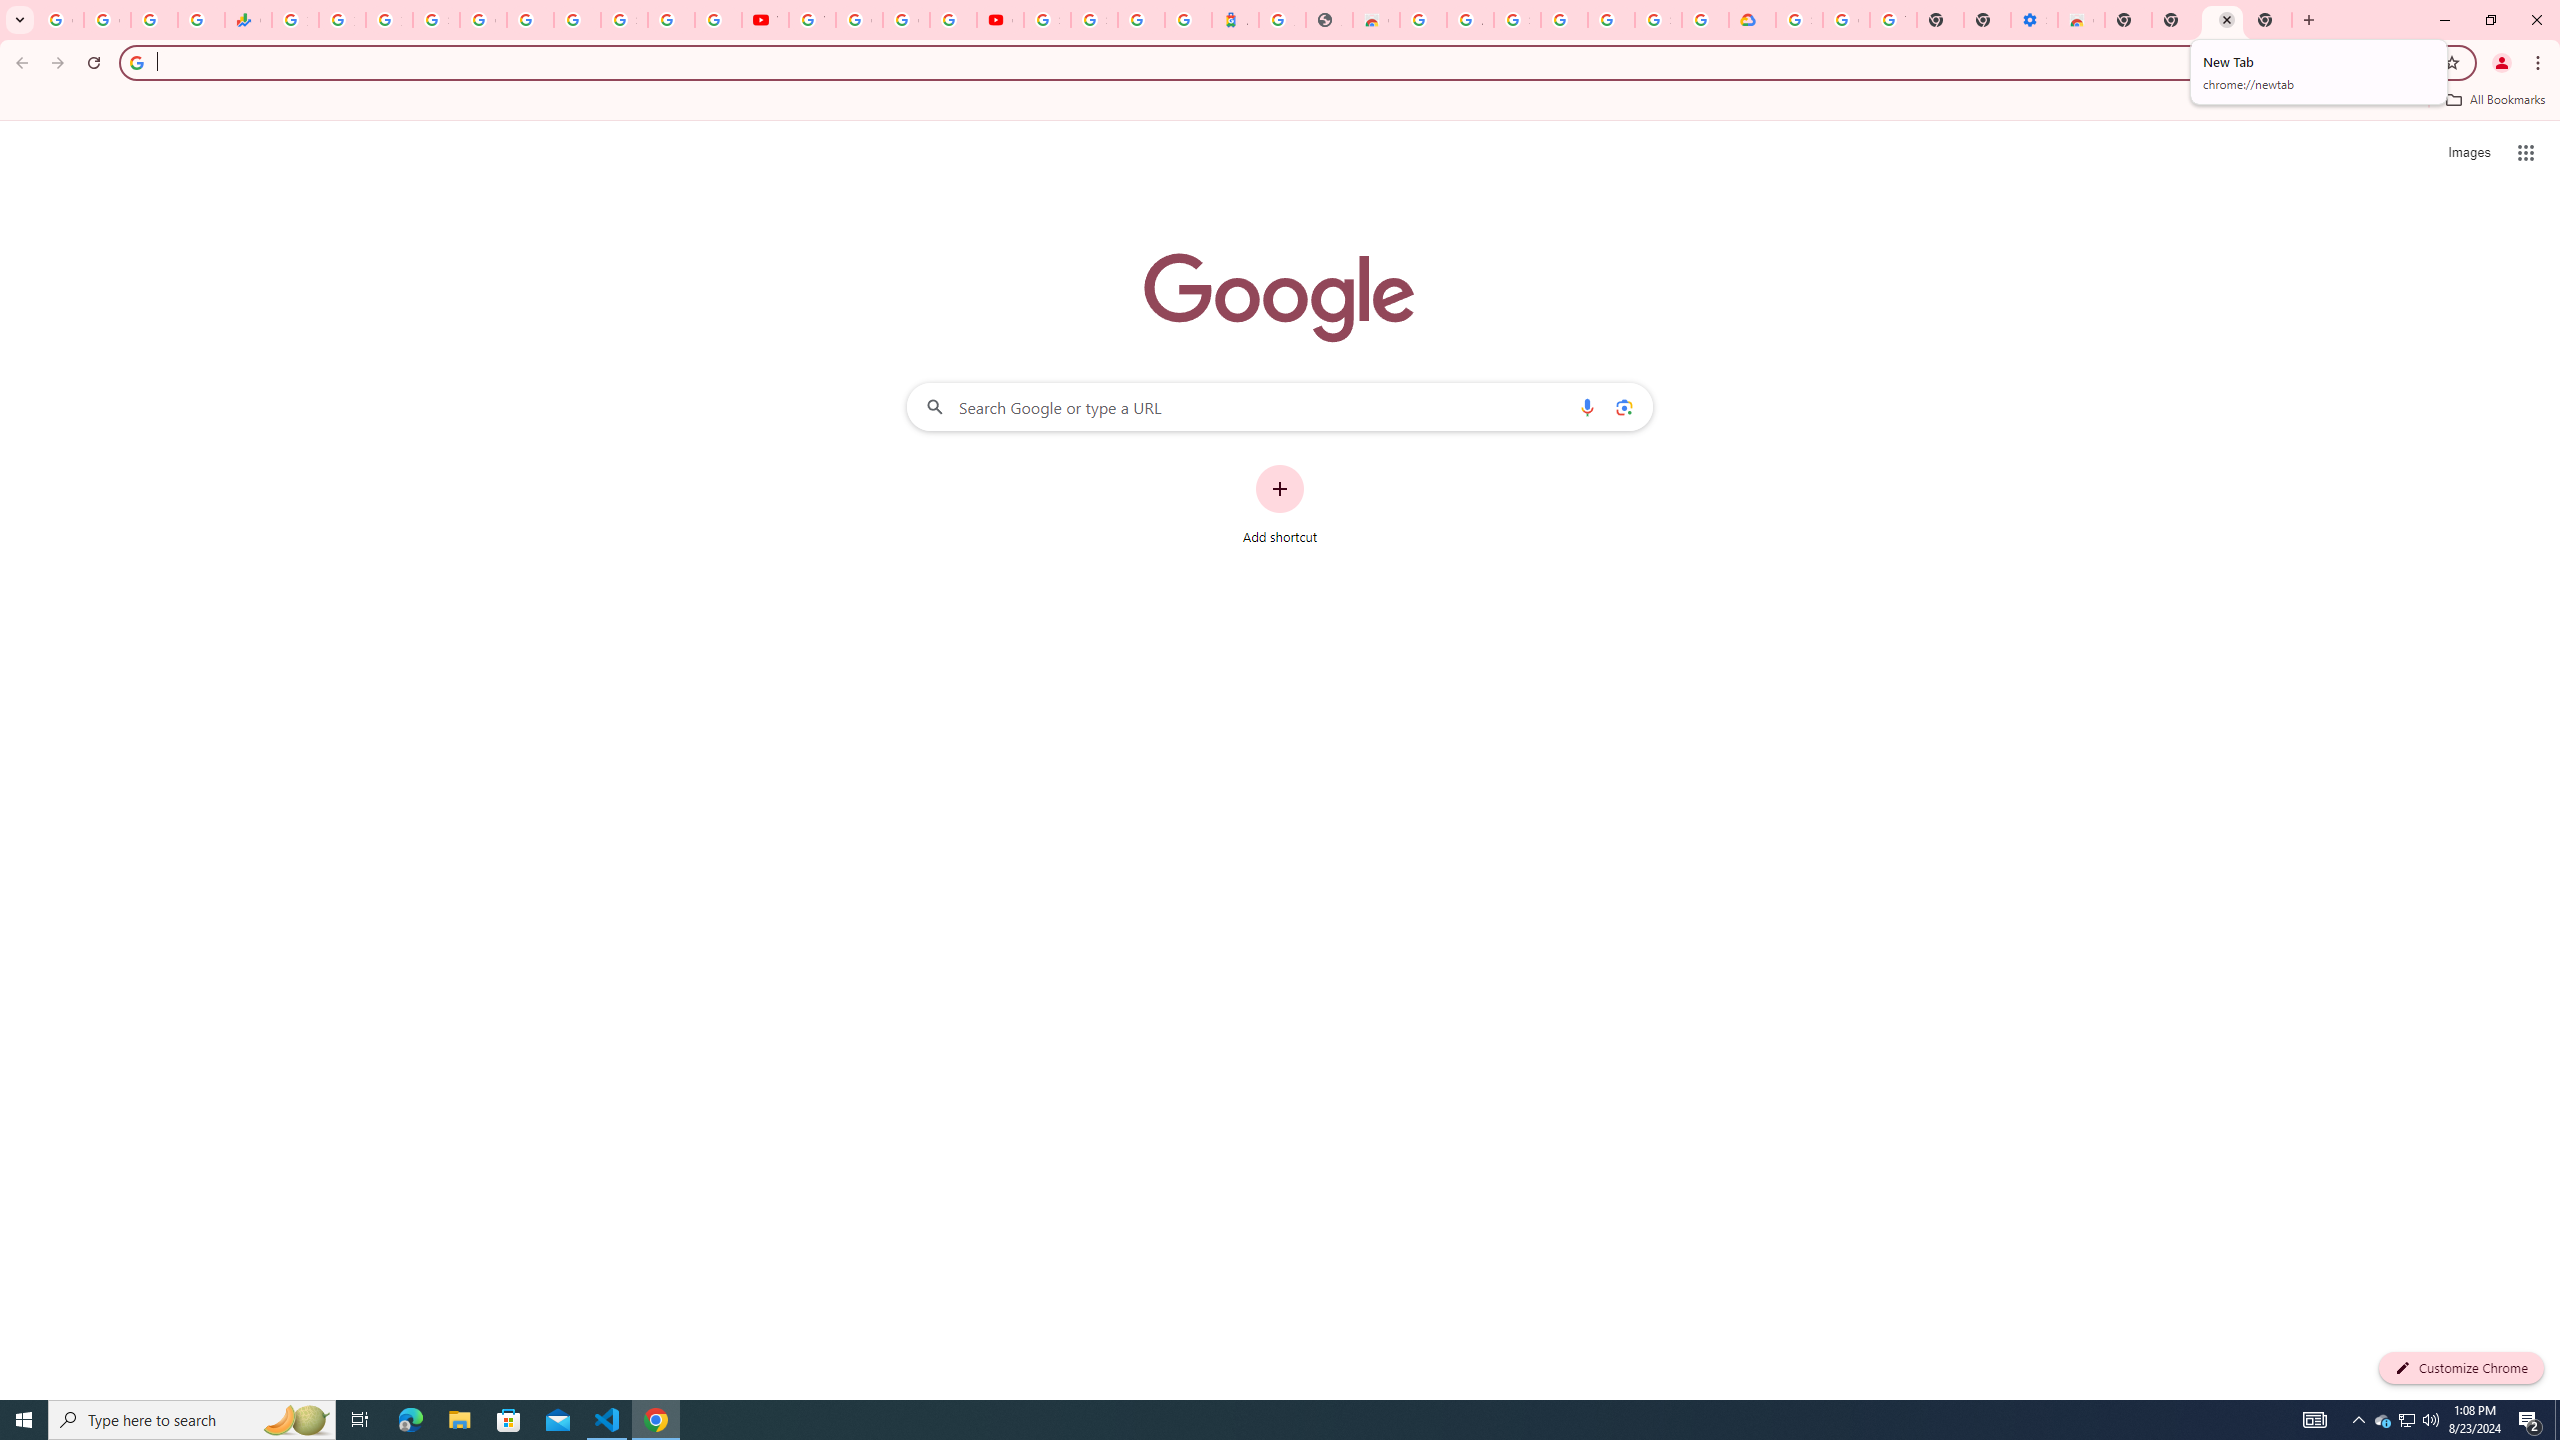 This screenshot has height=1440, width=2560. What do you see at coordinates (1235, 19) in the screenshot?
I see `'Atour Hotel - Google hotels'` at bounding box center [1235, 19].